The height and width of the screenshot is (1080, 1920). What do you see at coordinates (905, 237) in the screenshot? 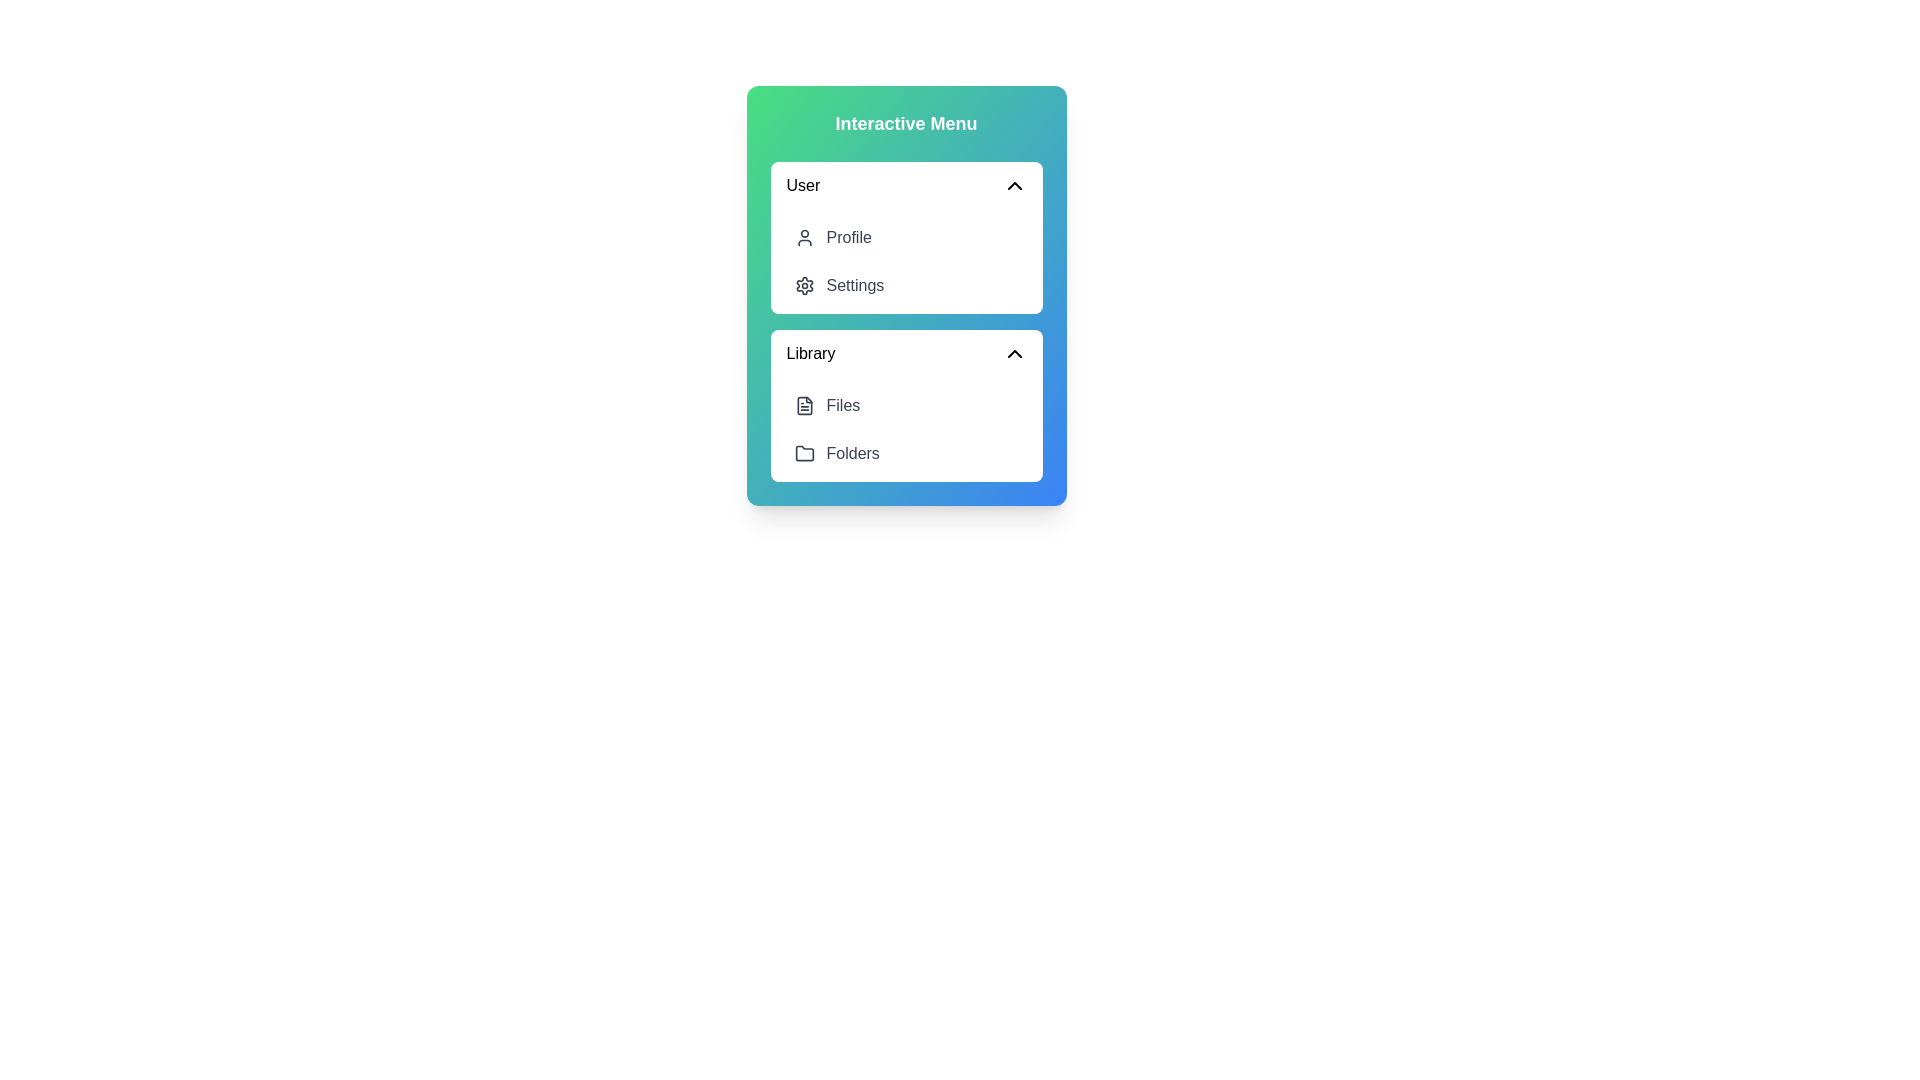
I see `the menu item Profile within the NestedDashboardMenu component` at bounding box center [905, 237].